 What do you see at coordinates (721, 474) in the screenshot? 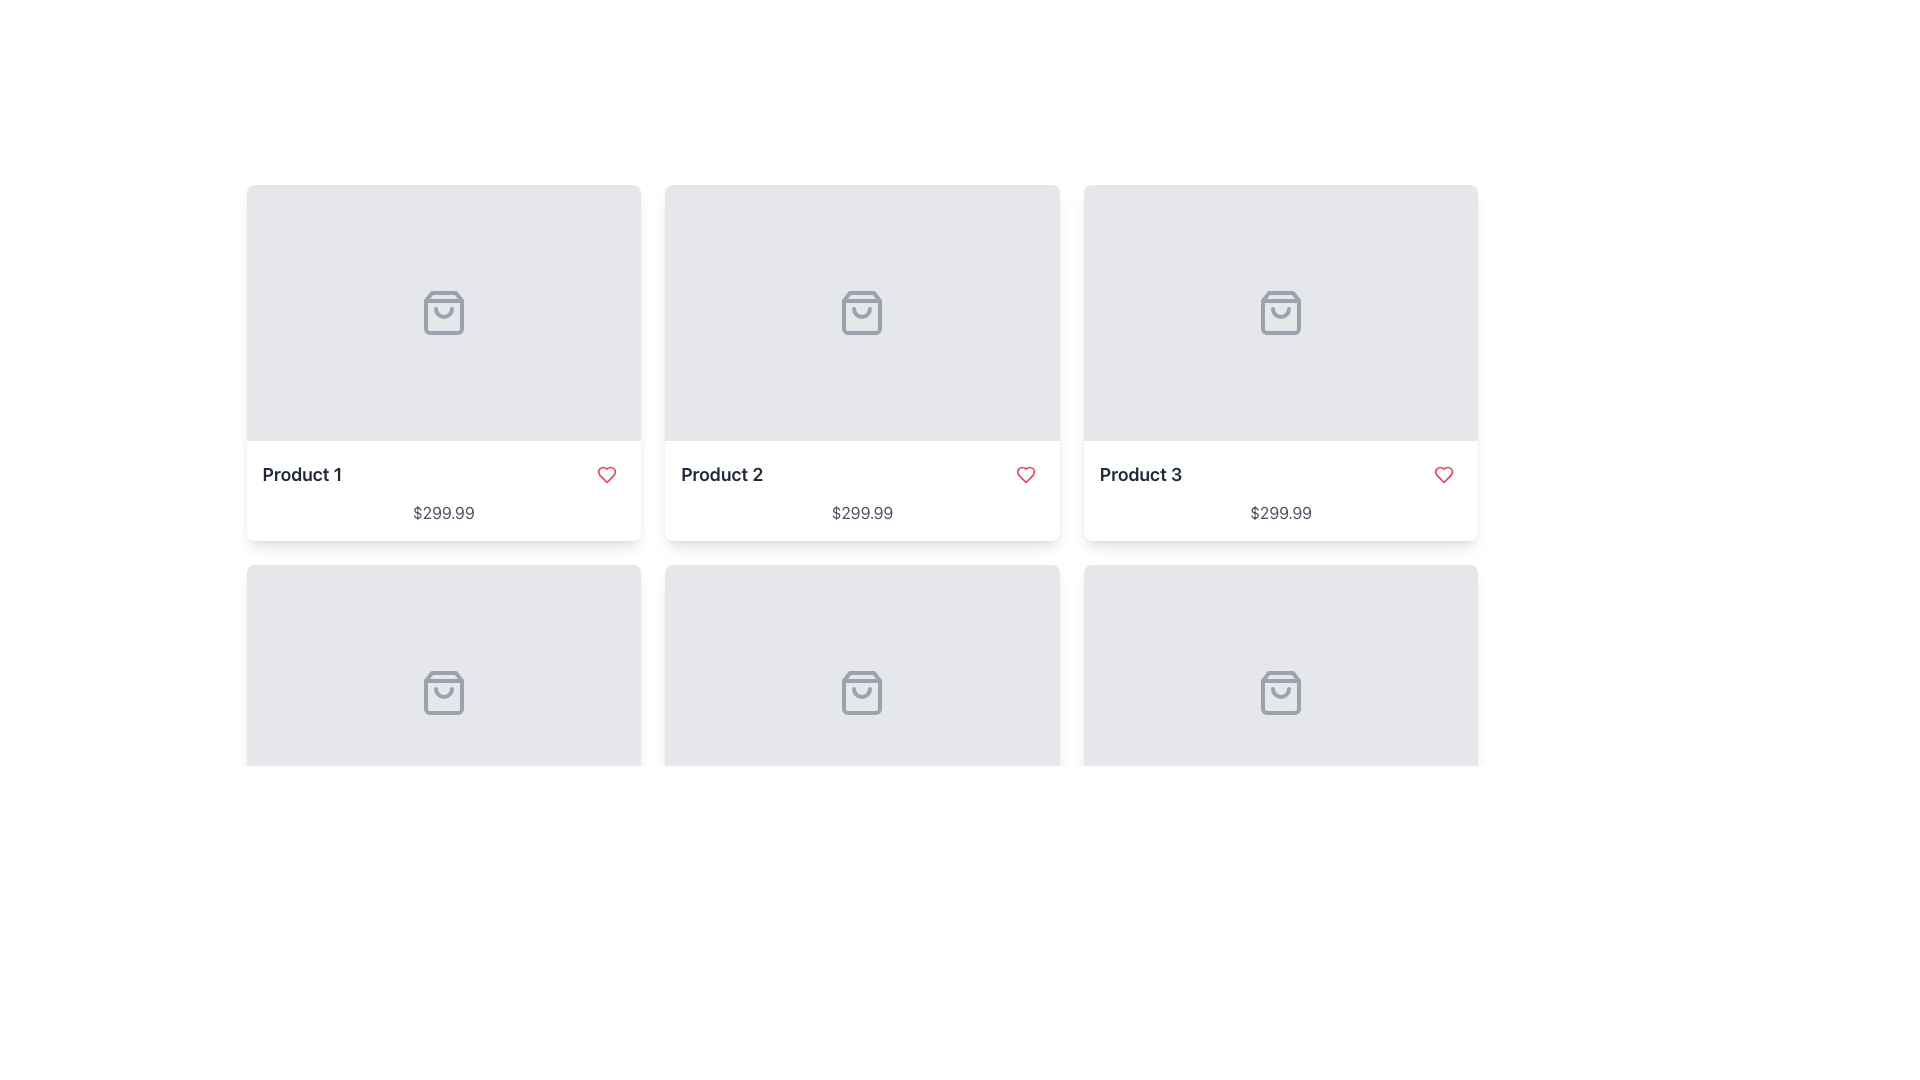
I see `the text label located under the image of the second product in the top row of the grid, which helps users identify the product` at bounding box center [721, 474].